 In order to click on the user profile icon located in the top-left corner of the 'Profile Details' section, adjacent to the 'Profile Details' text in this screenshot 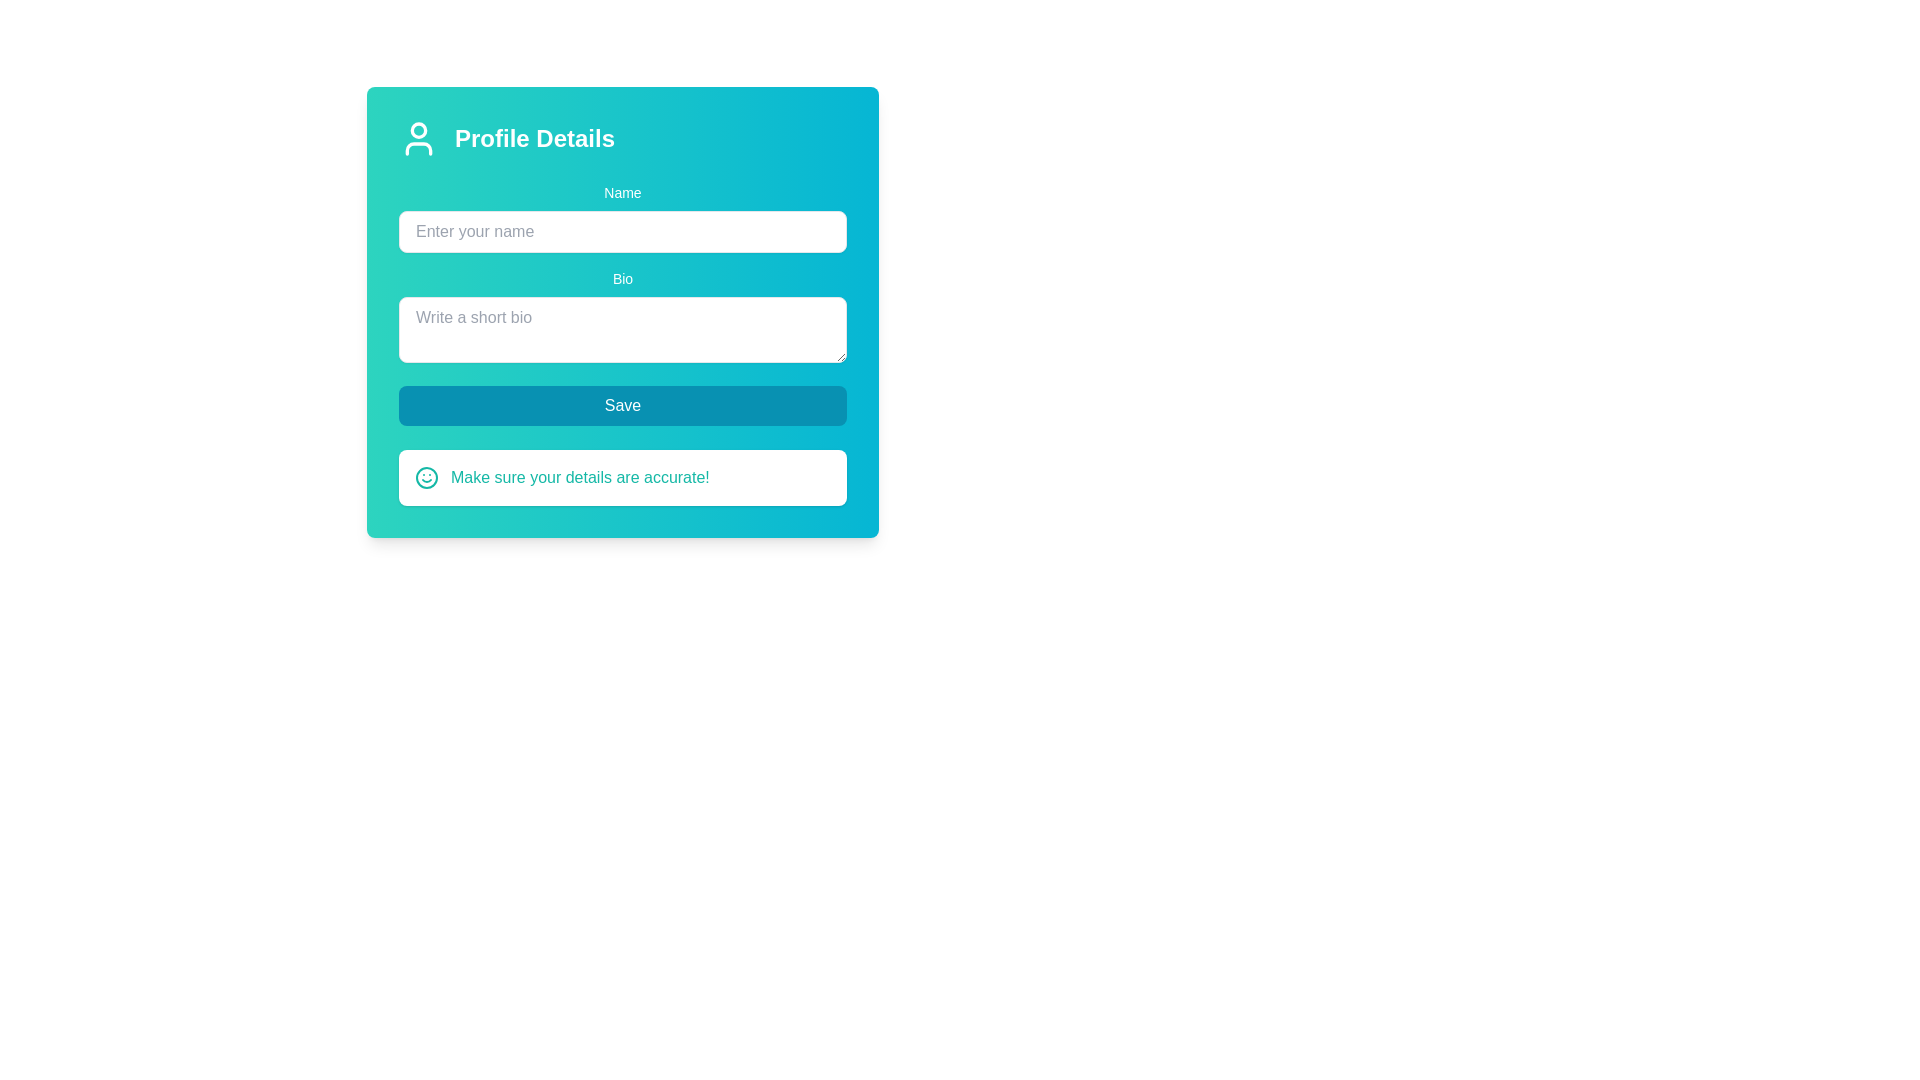, I will do `click(417, 137)`.